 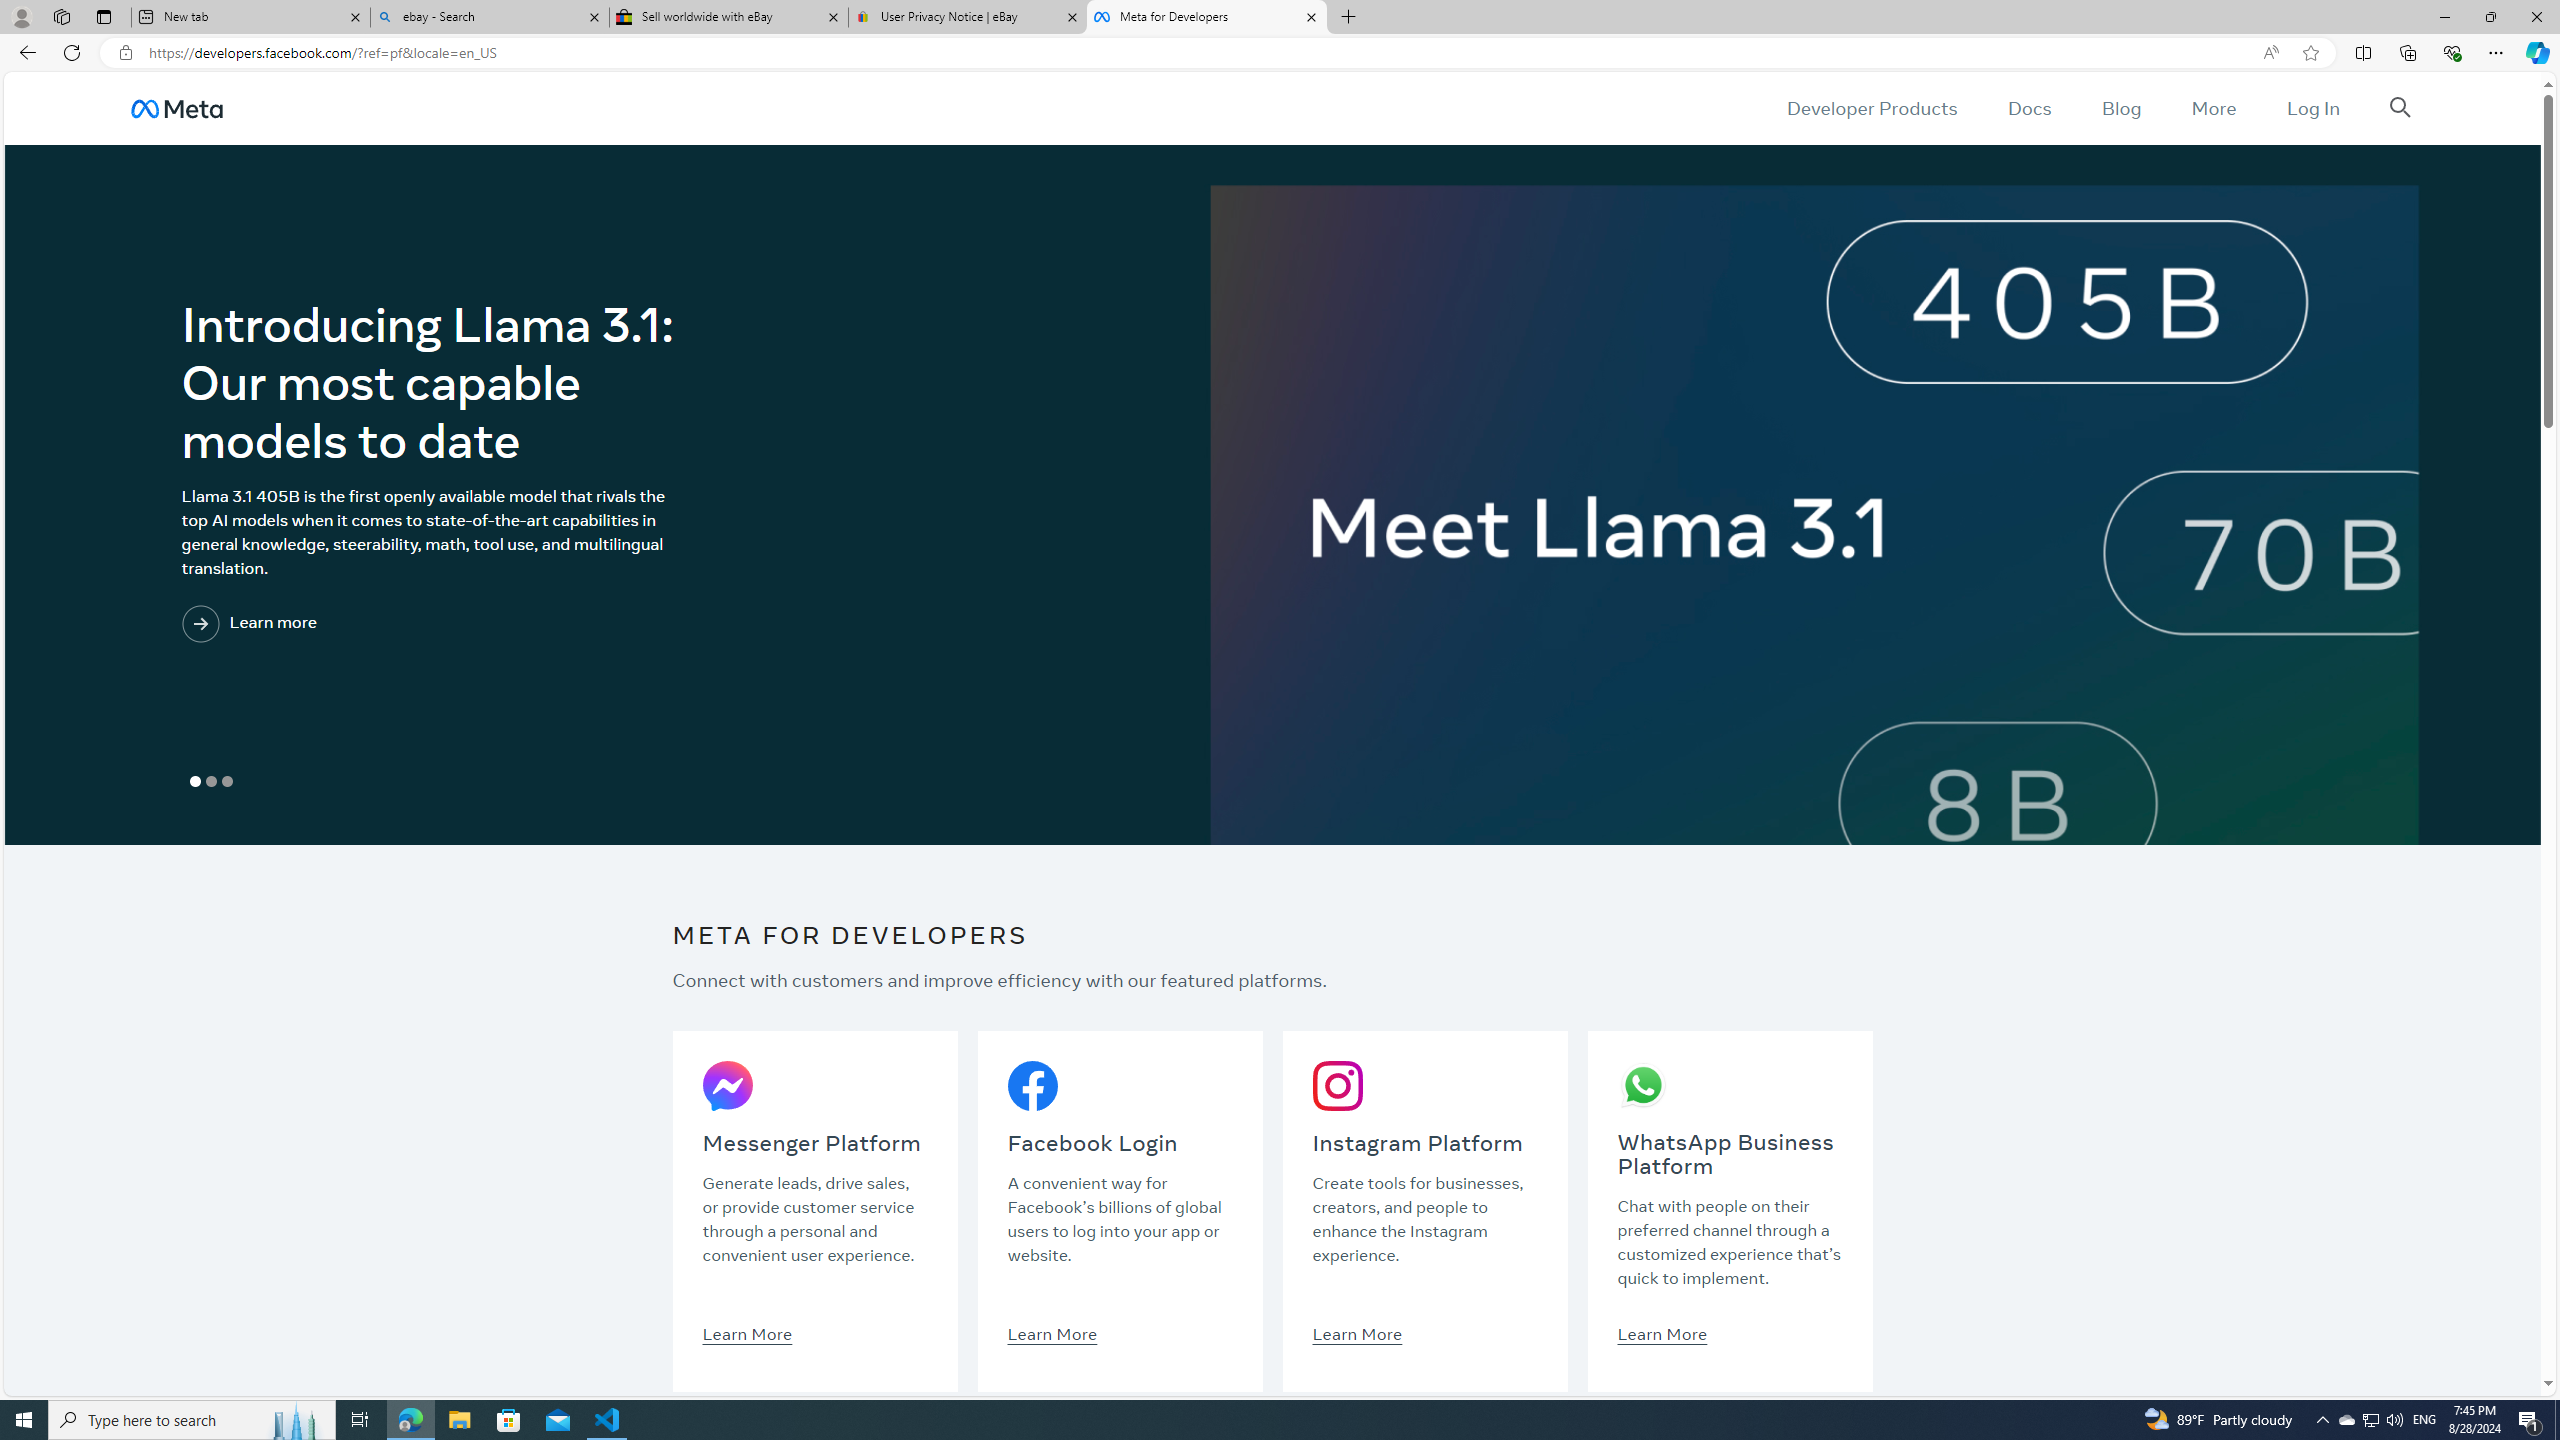 What do you see at coordinates (1871, 107) in the screenshot?
I see `'Developer Products'` at bounding box center [1871, 107].